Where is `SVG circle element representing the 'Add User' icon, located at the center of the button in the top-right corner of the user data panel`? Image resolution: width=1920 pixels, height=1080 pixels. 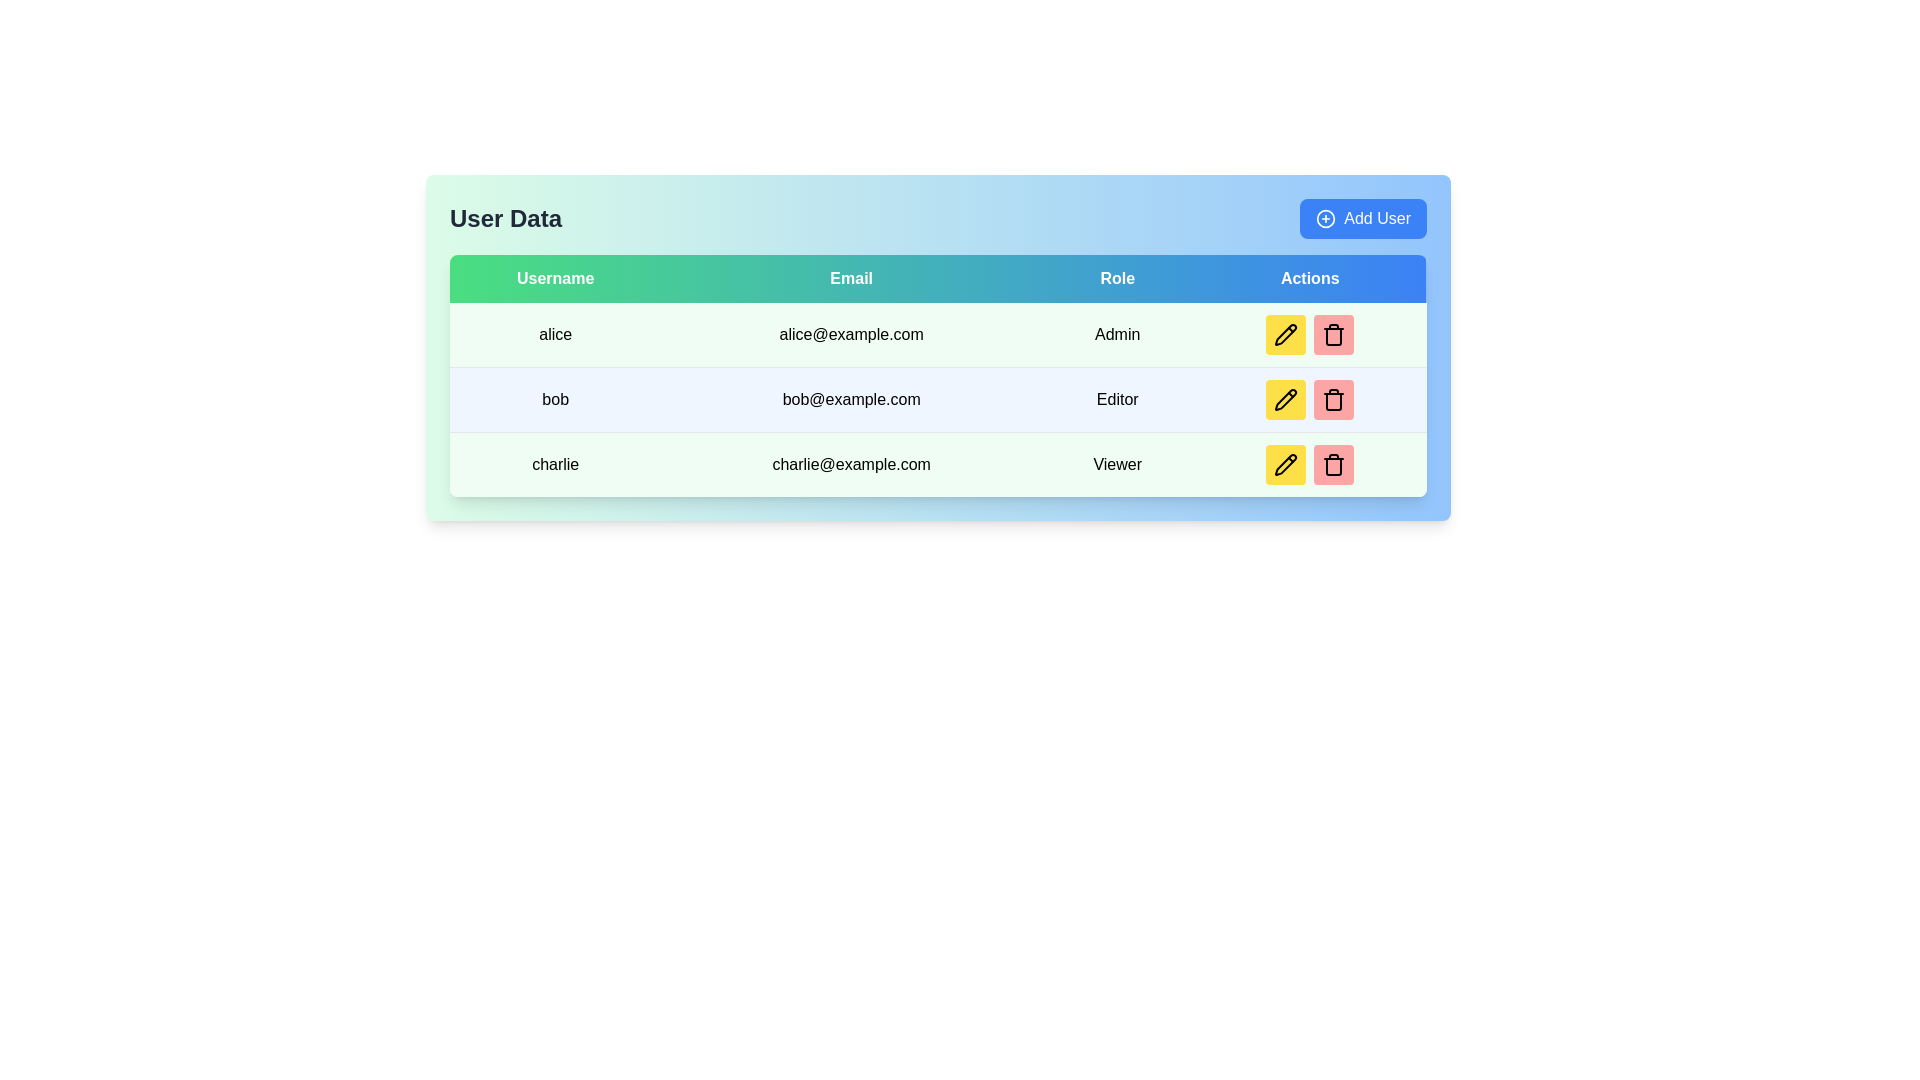
SVG circle element representing the 'Add User' icon, located at the center of the button in the top-right corner of the user data panel is located at coordinates (1326, 219).